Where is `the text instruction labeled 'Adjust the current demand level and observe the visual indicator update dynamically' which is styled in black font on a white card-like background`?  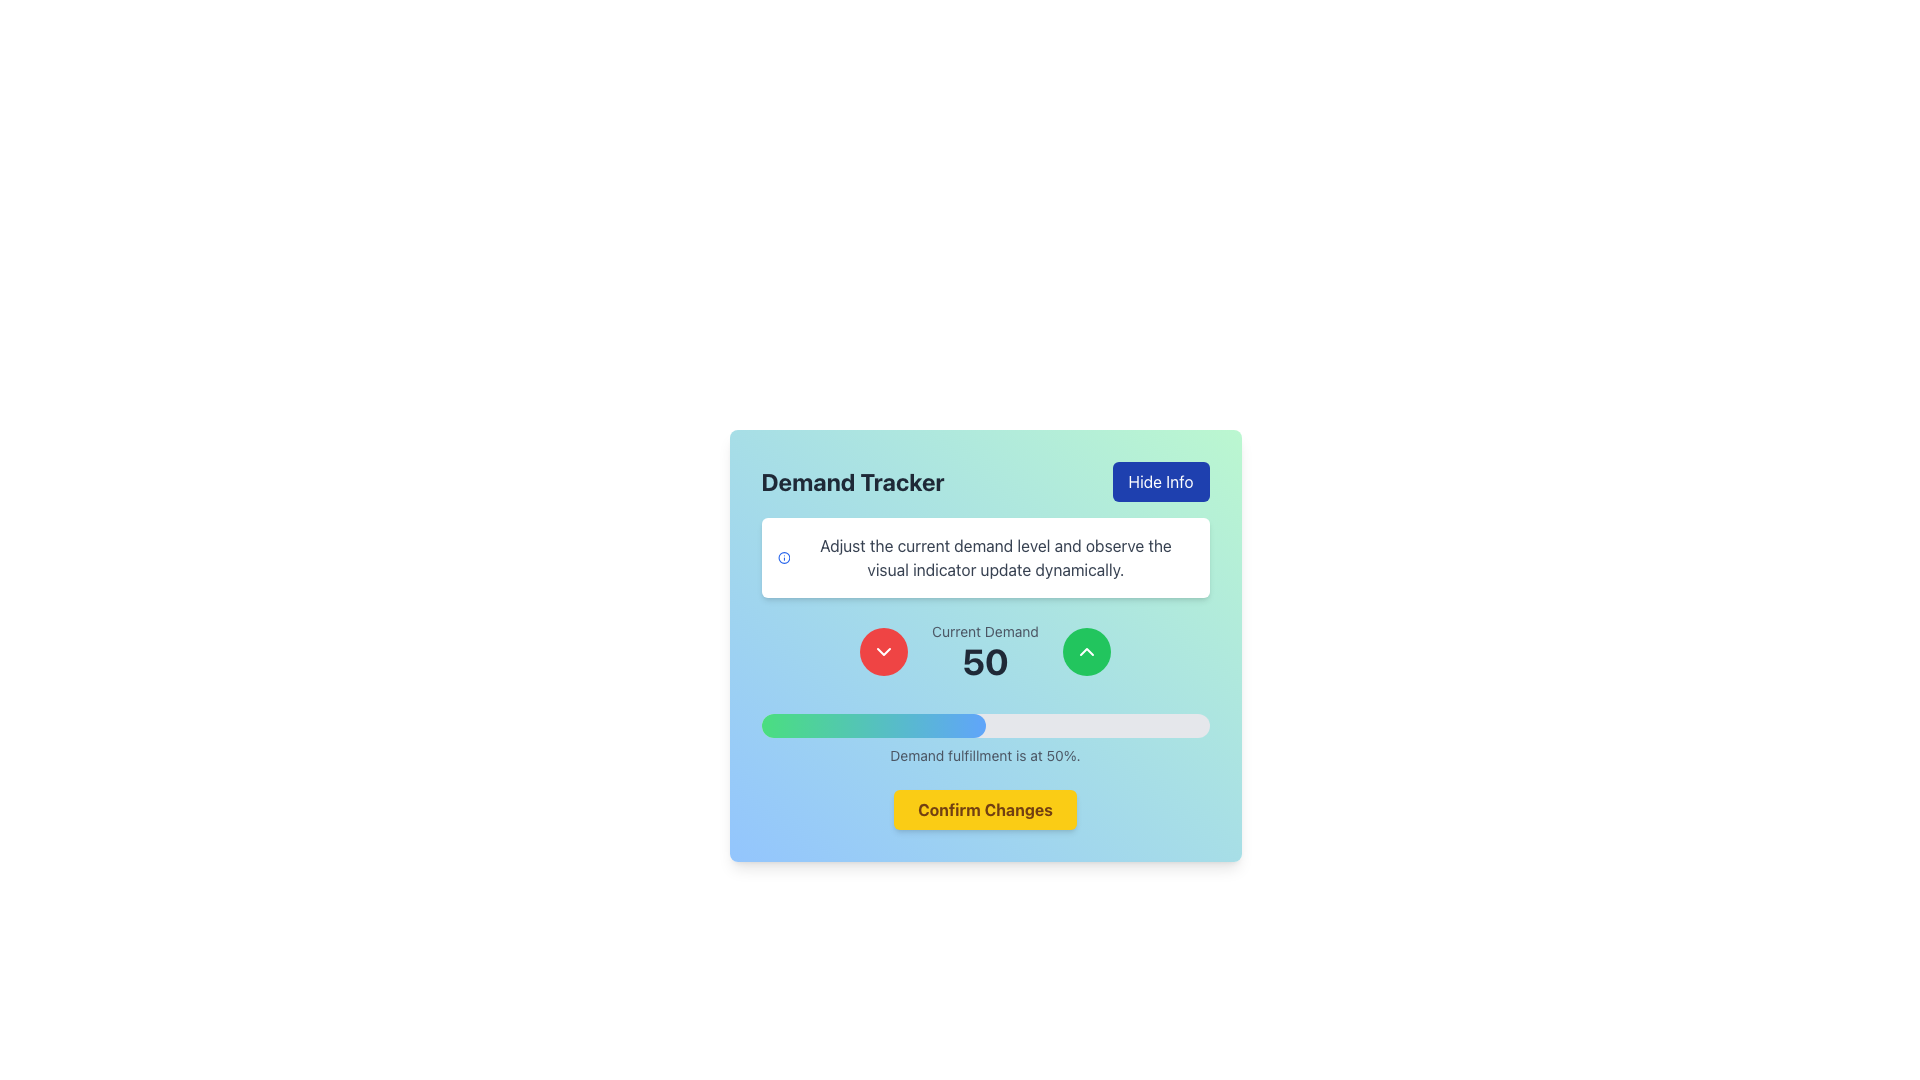 the text instruction labeled 'Adjust the current demand level and observe the visual indicator update dynamically' which is styled in black font on a white card-like background is located at coordinates (995, 558).